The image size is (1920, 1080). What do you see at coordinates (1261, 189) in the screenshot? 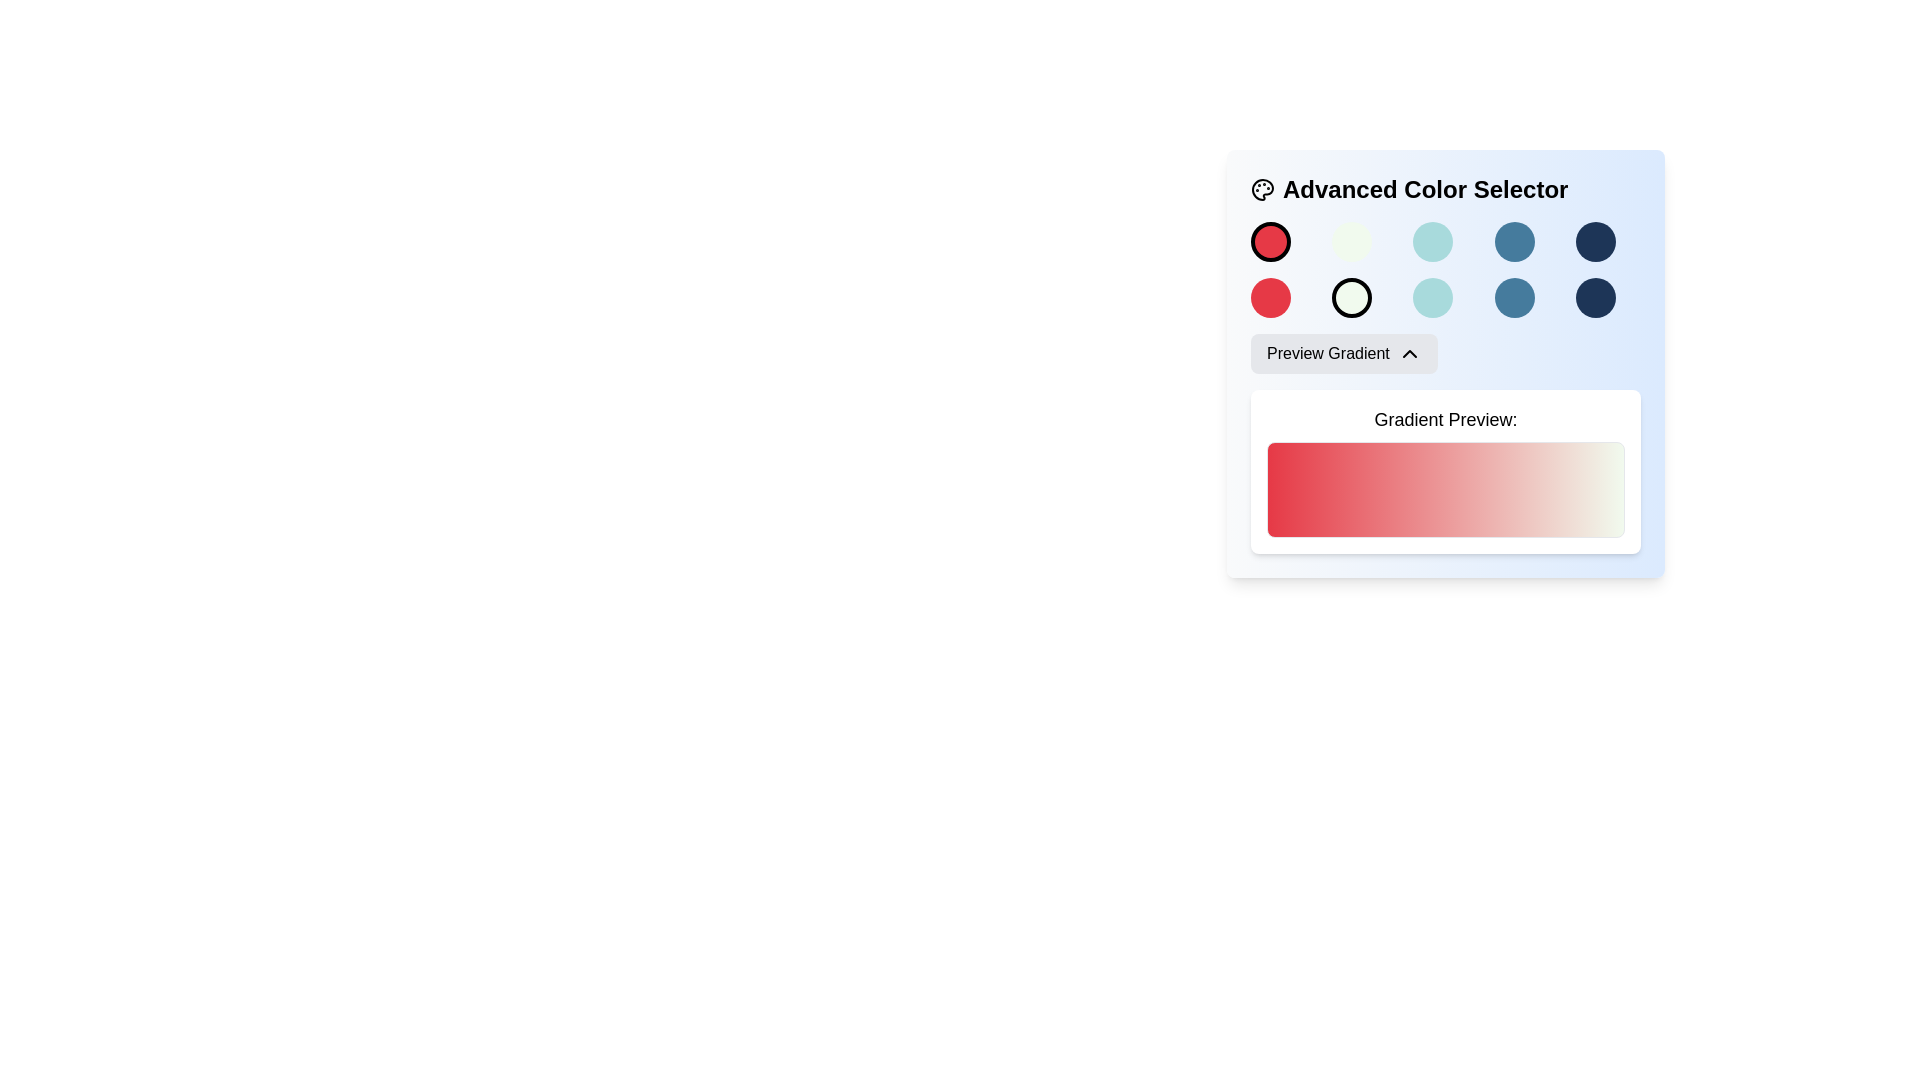
I see `the identifying icon for the 'Advanced Color Selector' section, positioned at the far left of the section, adjacent to the label` at bounding box center [1261, 189].